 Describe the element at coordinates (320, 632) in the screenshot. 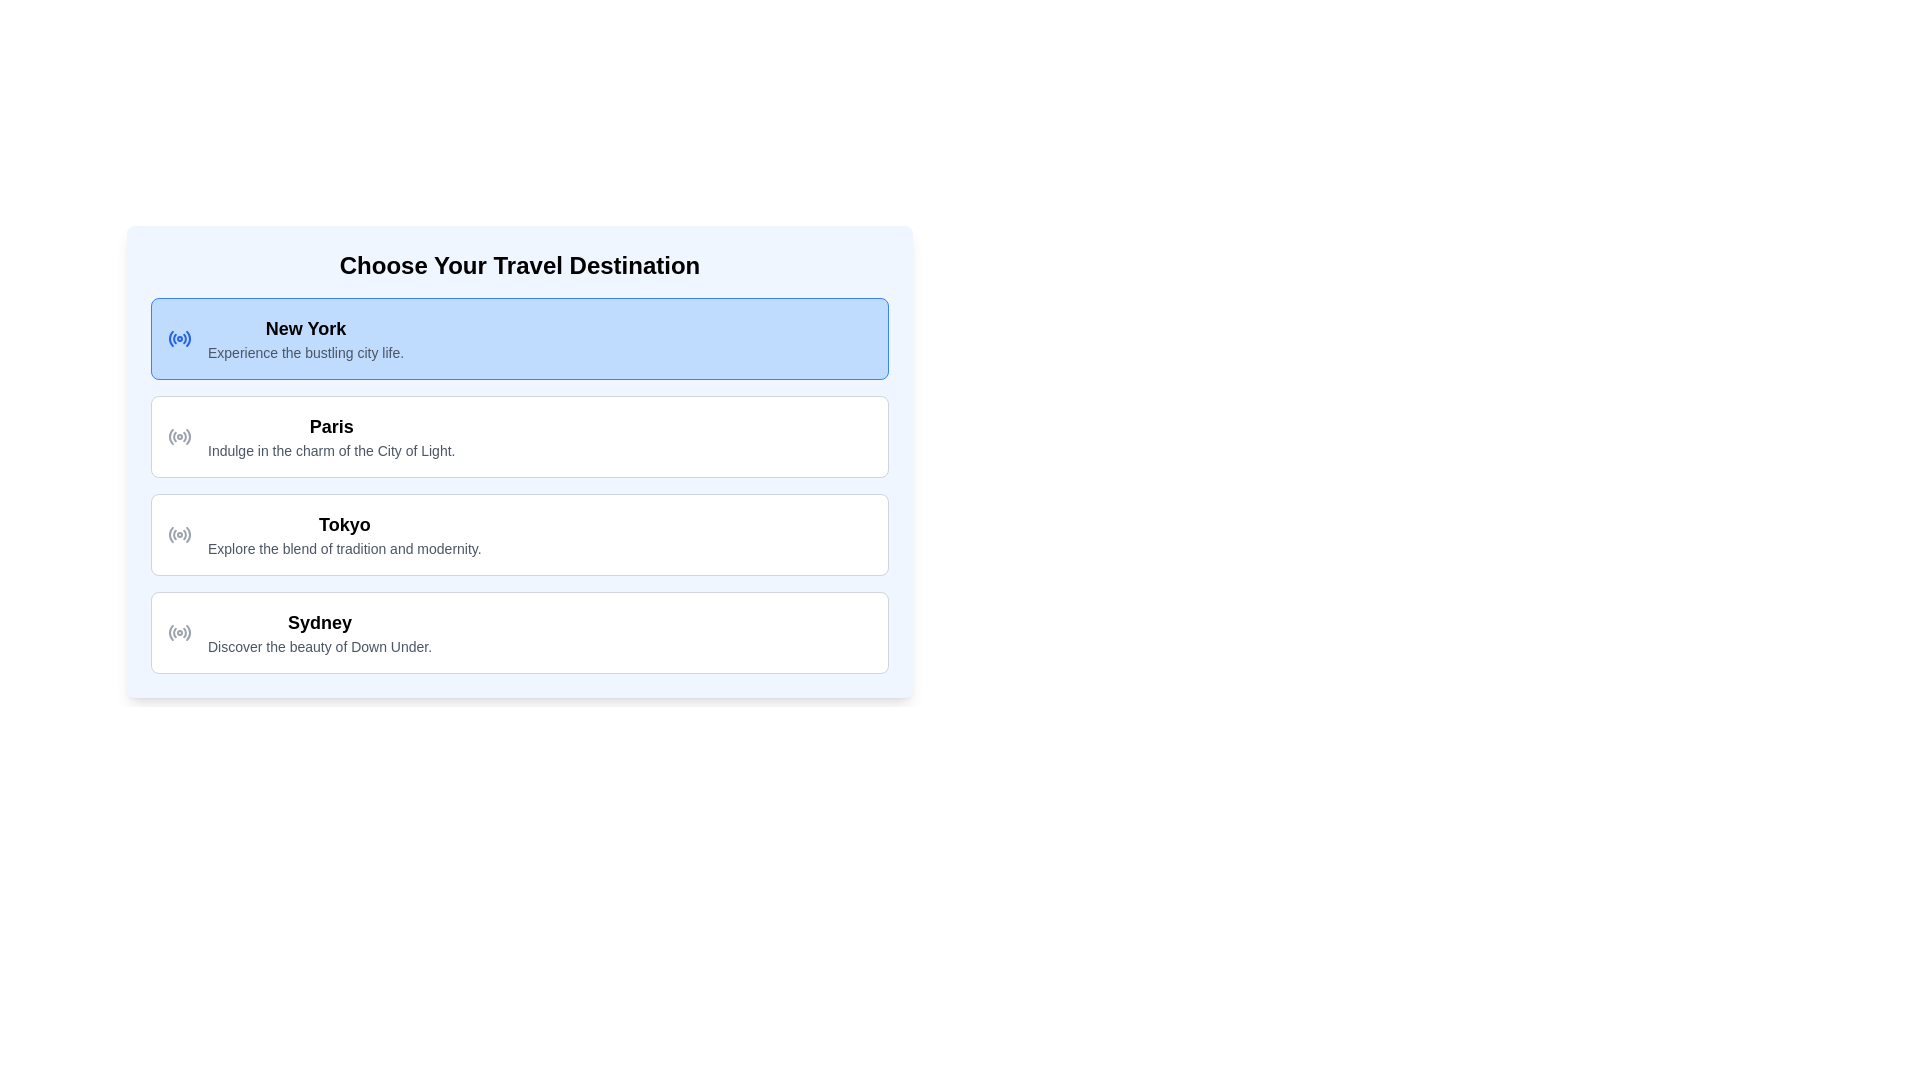

I see `the textual display block that features a bold title 'Sydney' and a smaller description 'Discover the beauty of Down Under', located at the bottom of a vertically stacked list of content cards` at that location.